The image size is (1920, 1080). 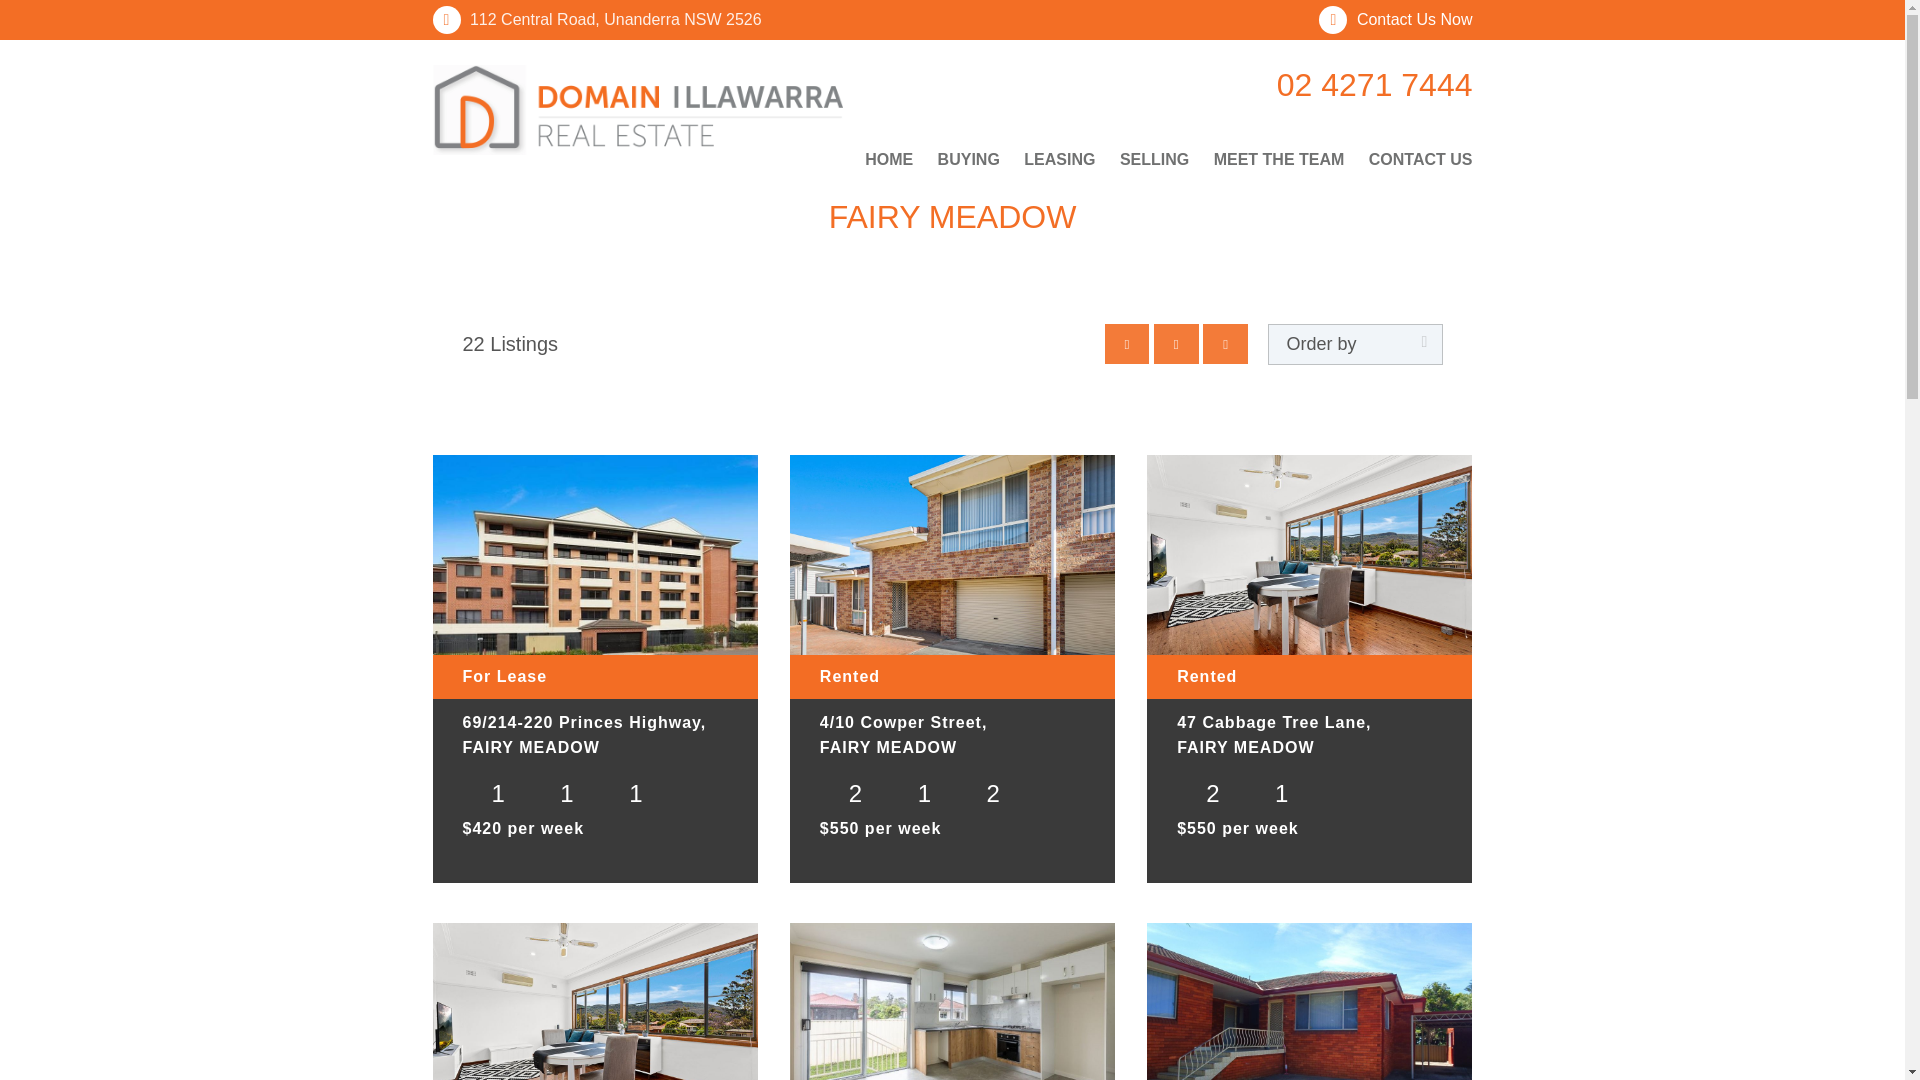 What do you see at coordinates (1224, 342) in the screenshot?
I see `'List View'` at bounding box center [1224, 342].